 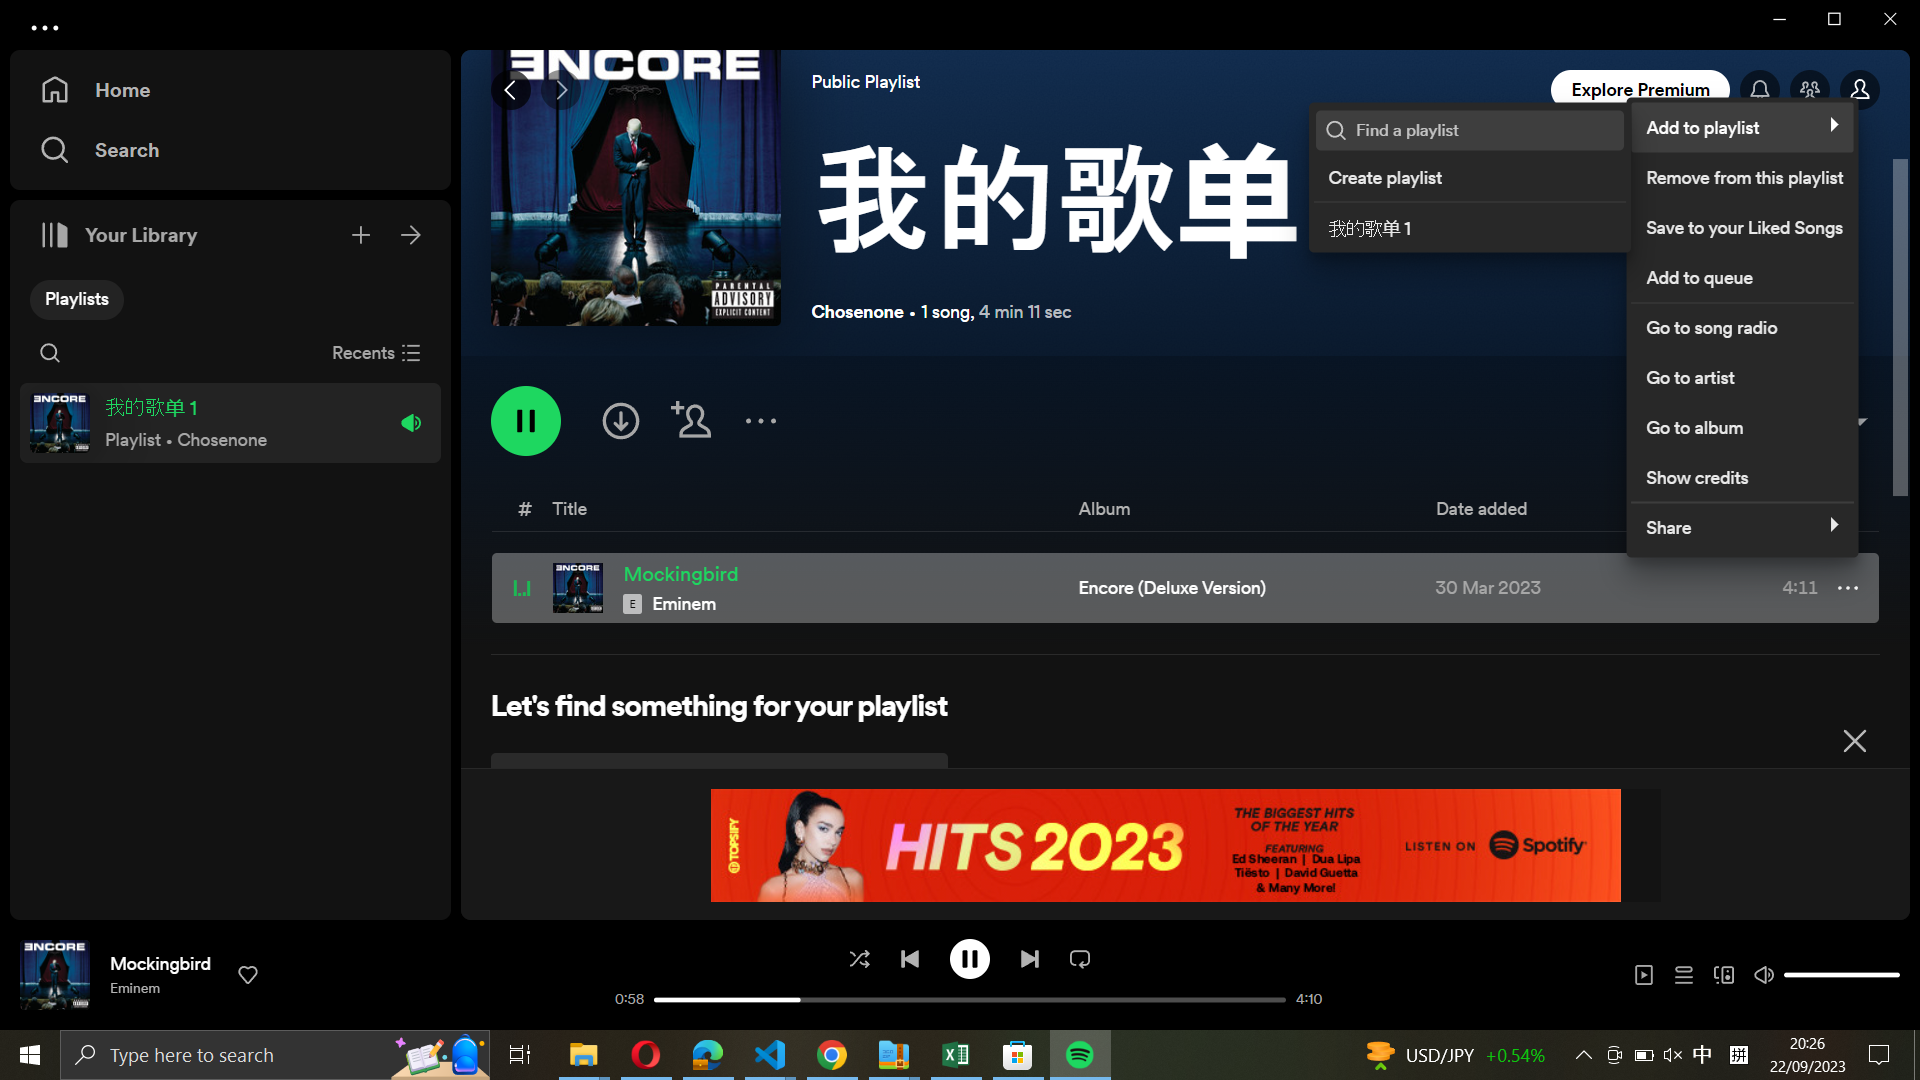 What do you see at coordinates (1740, 374) in the screenshot?
I see `the dedicated page of a selected artist` at bounding box center [1740, 374].